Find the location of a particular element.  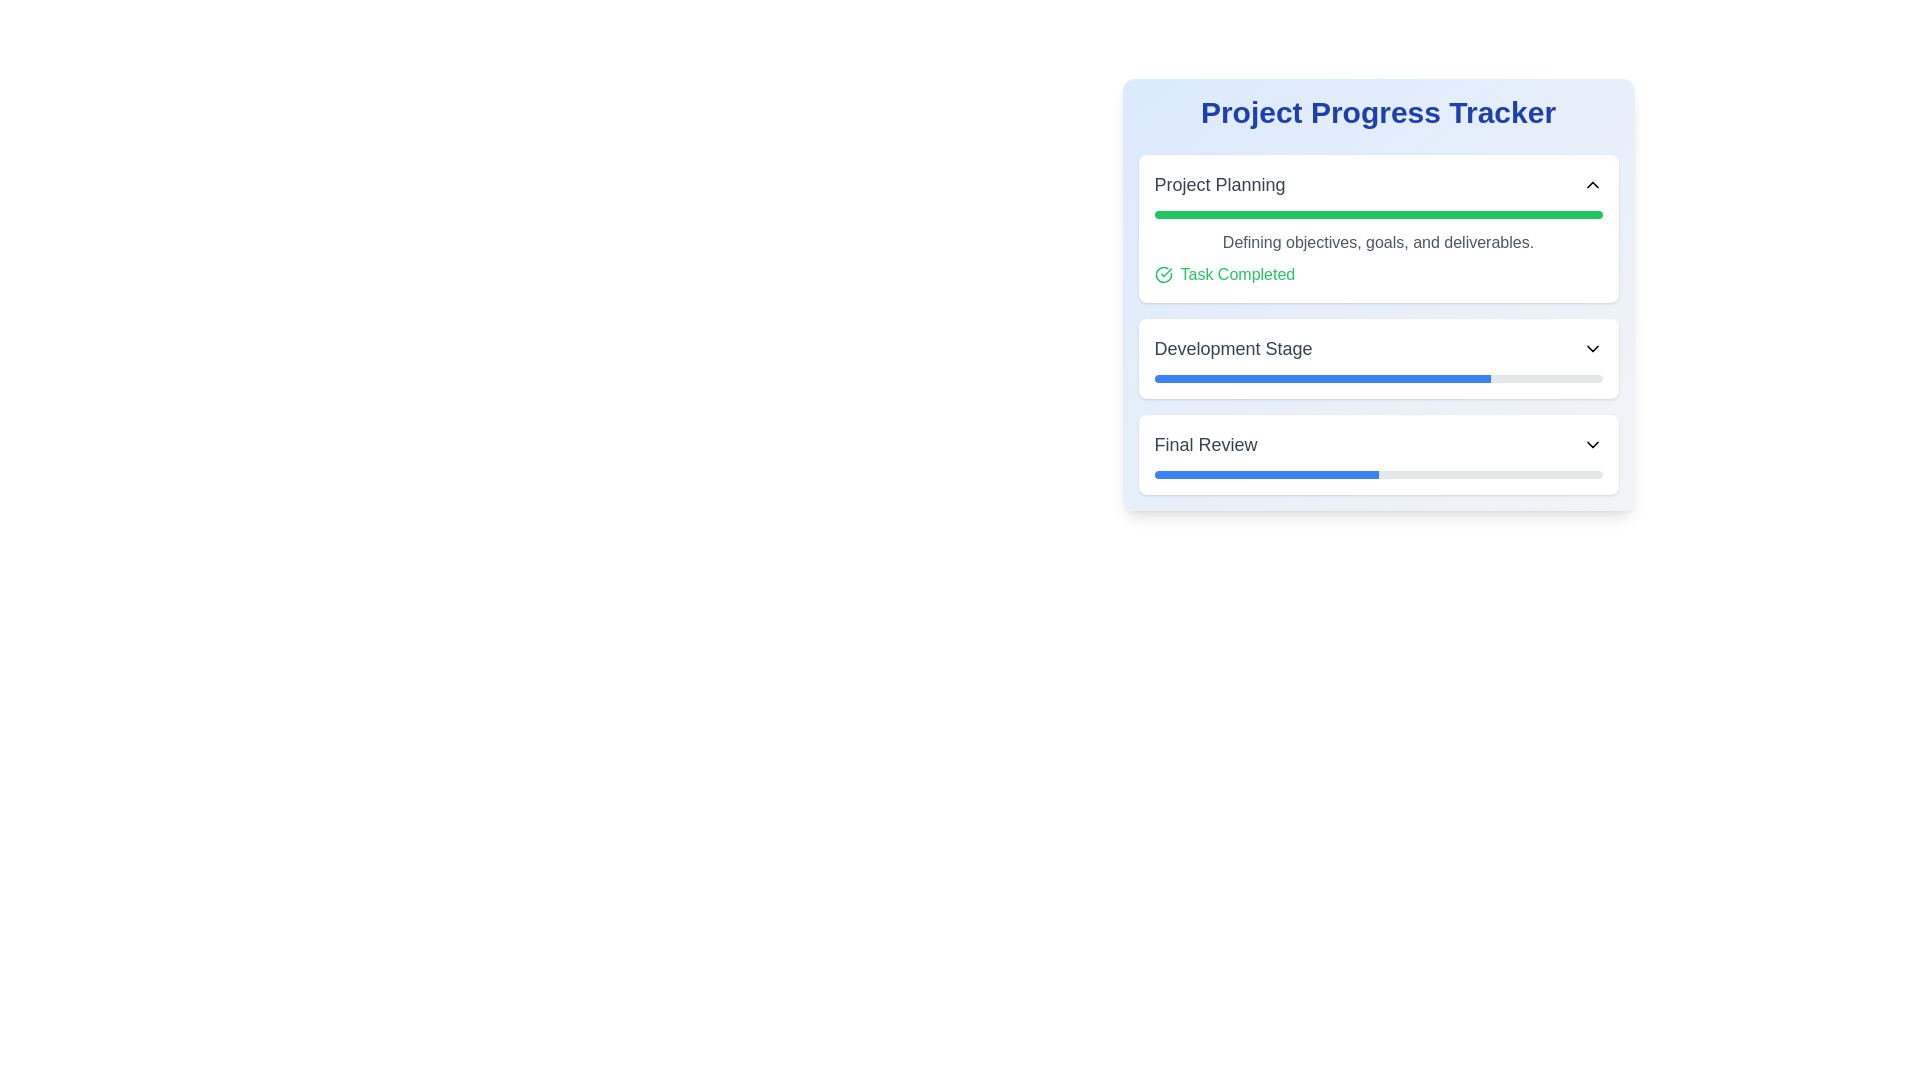

the completion percentage of the 'Final Review' progress bar is located at coordinates (1216, 474).